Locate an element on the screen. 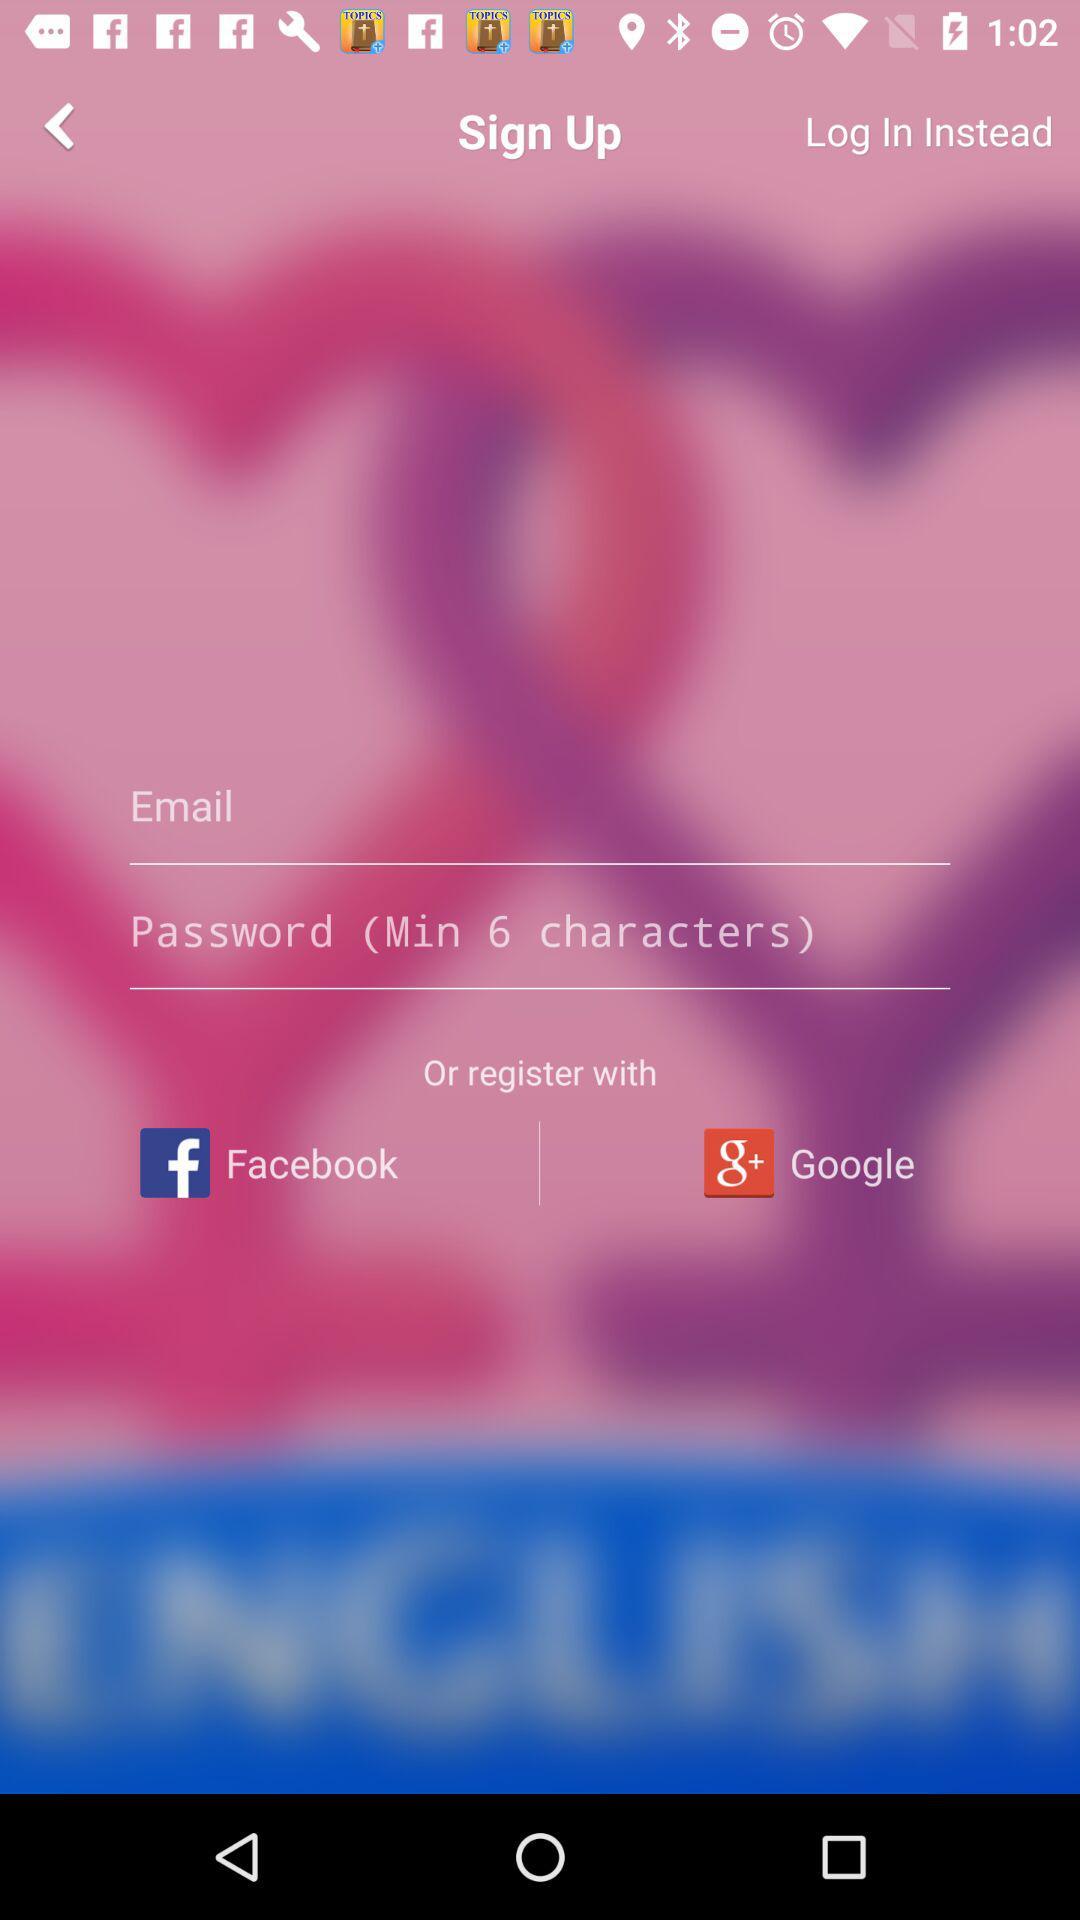  item at the top left corner is located at coordinates (61, 124).